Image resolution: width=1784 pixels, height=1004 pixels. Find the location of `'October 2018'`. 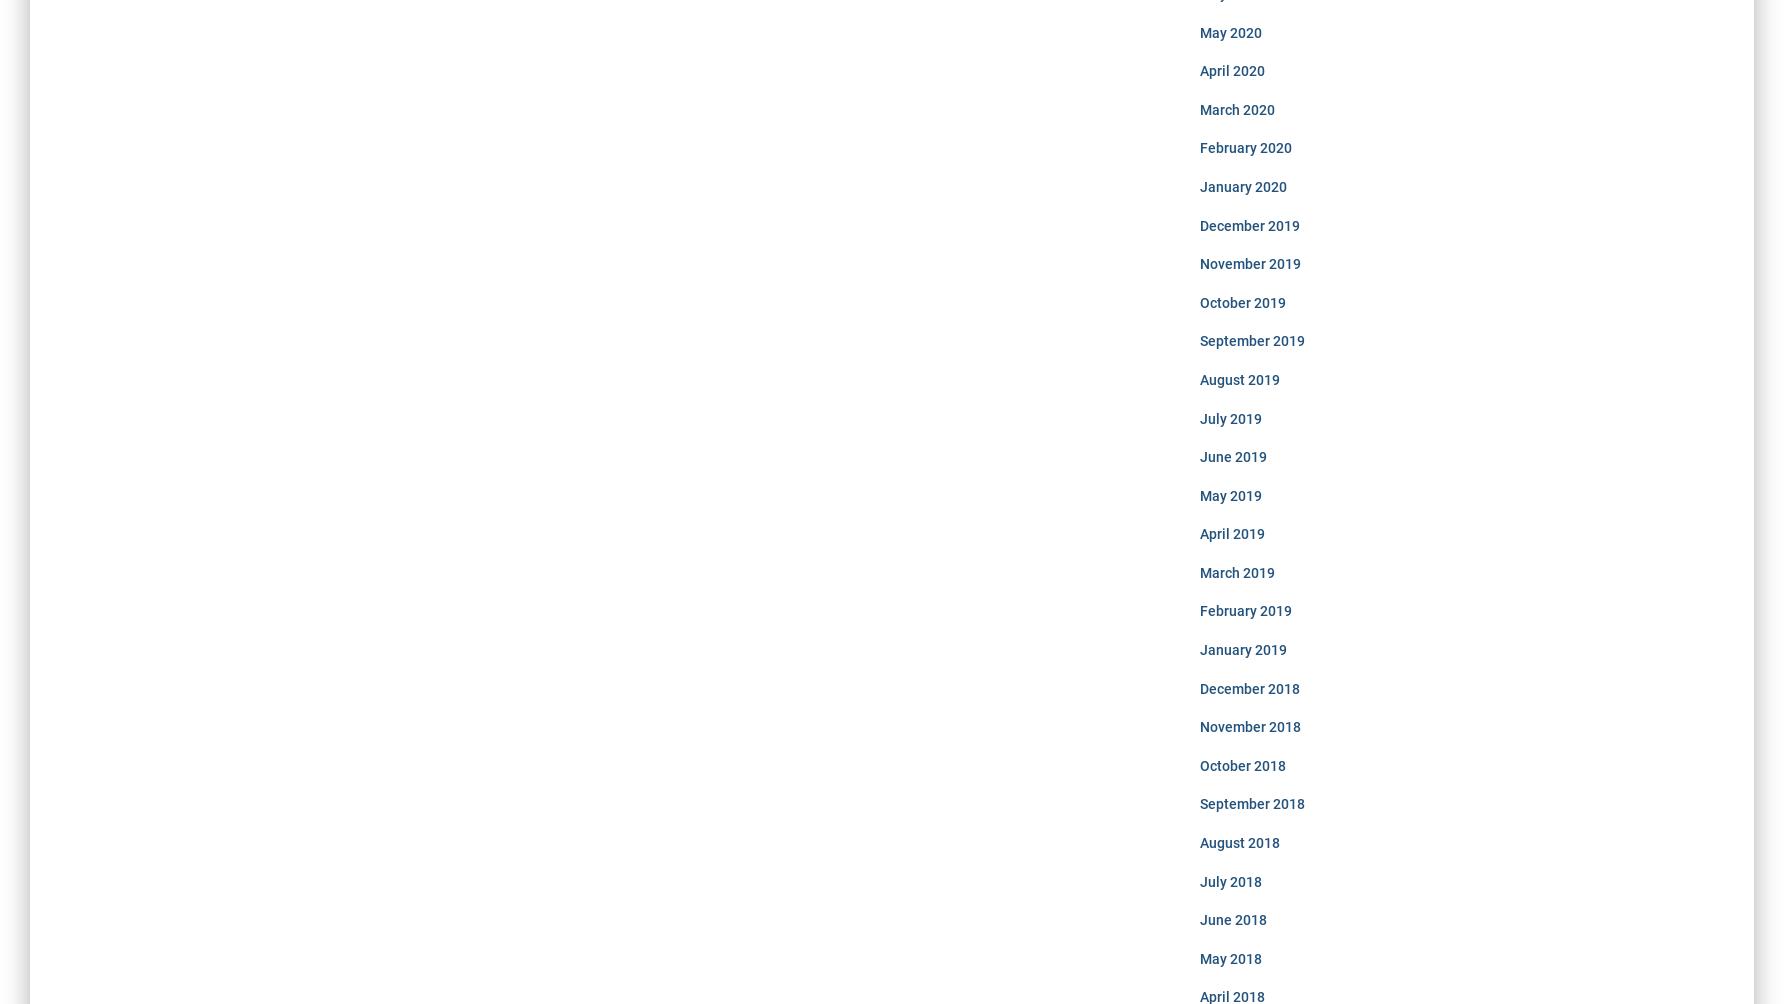

'October 2018' is located at coordinates (1241, 765).